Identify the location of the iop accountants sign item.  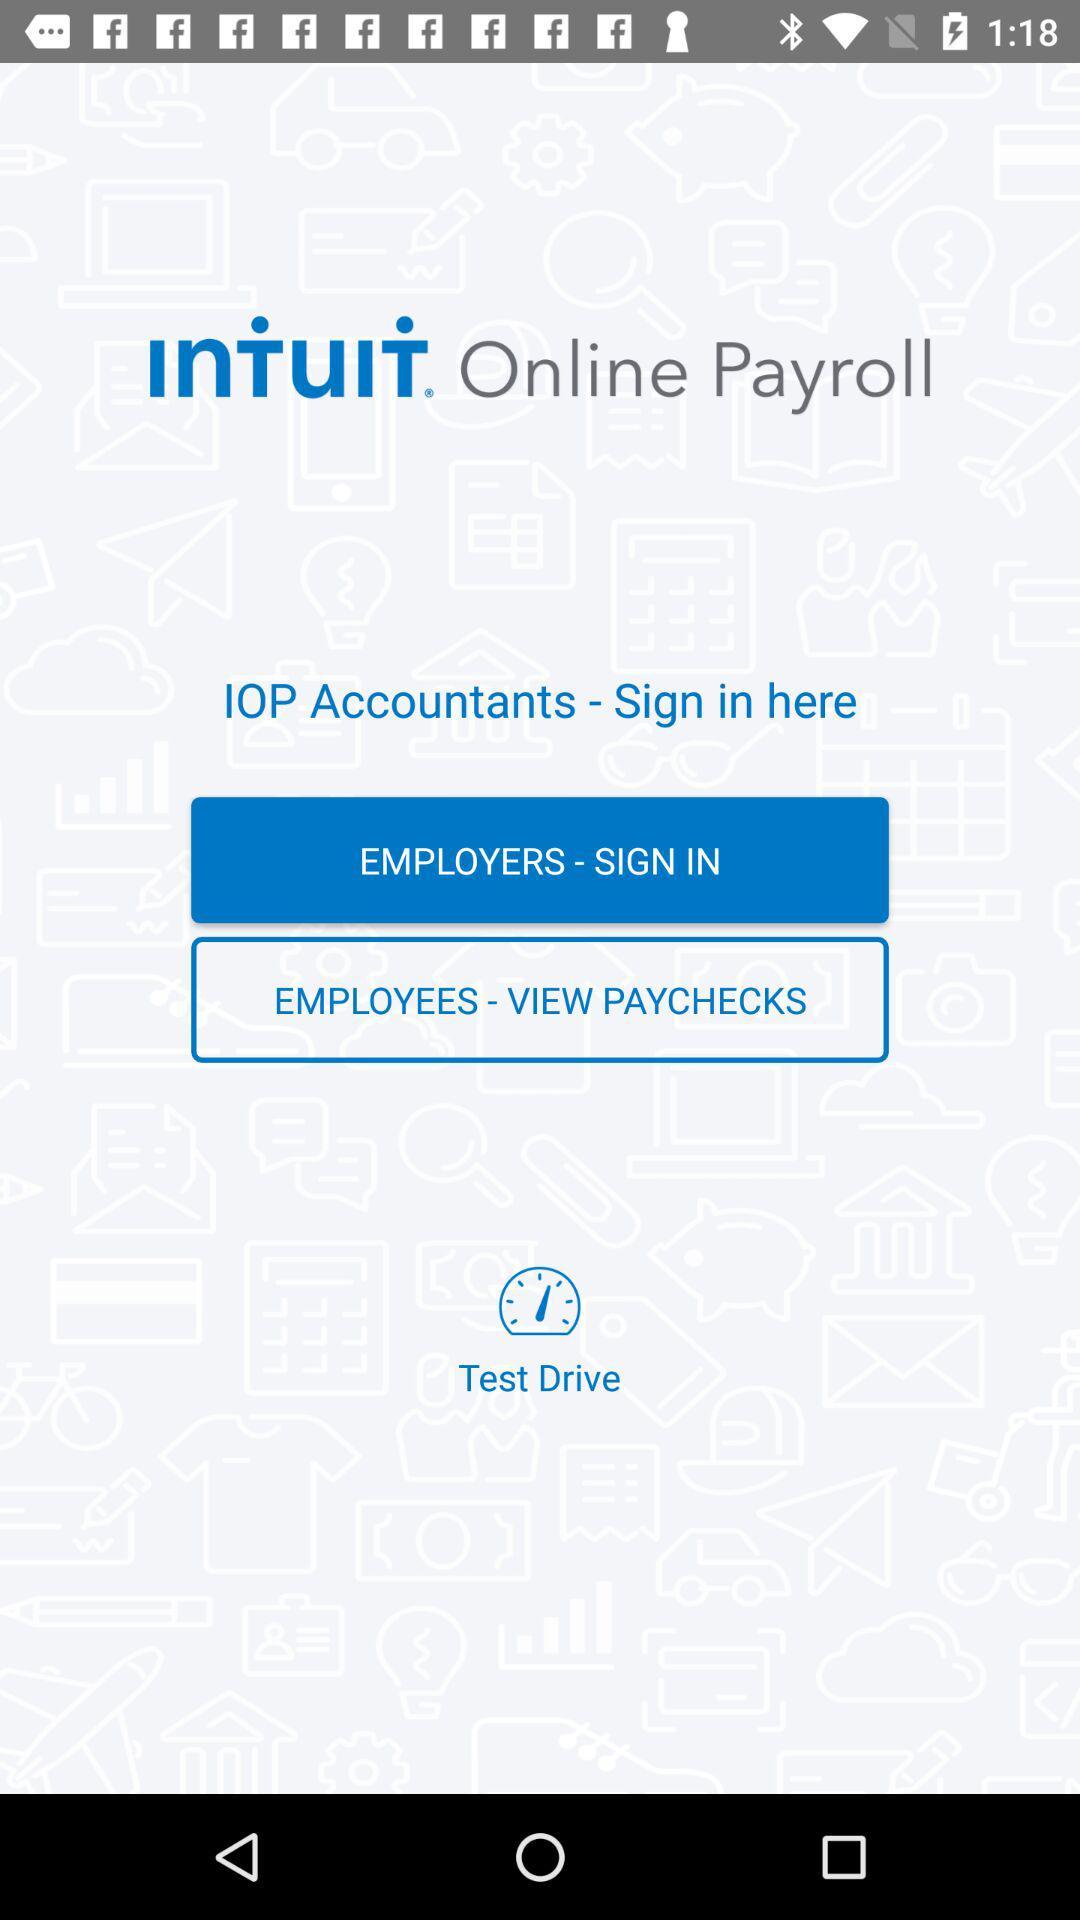
(540, 699).